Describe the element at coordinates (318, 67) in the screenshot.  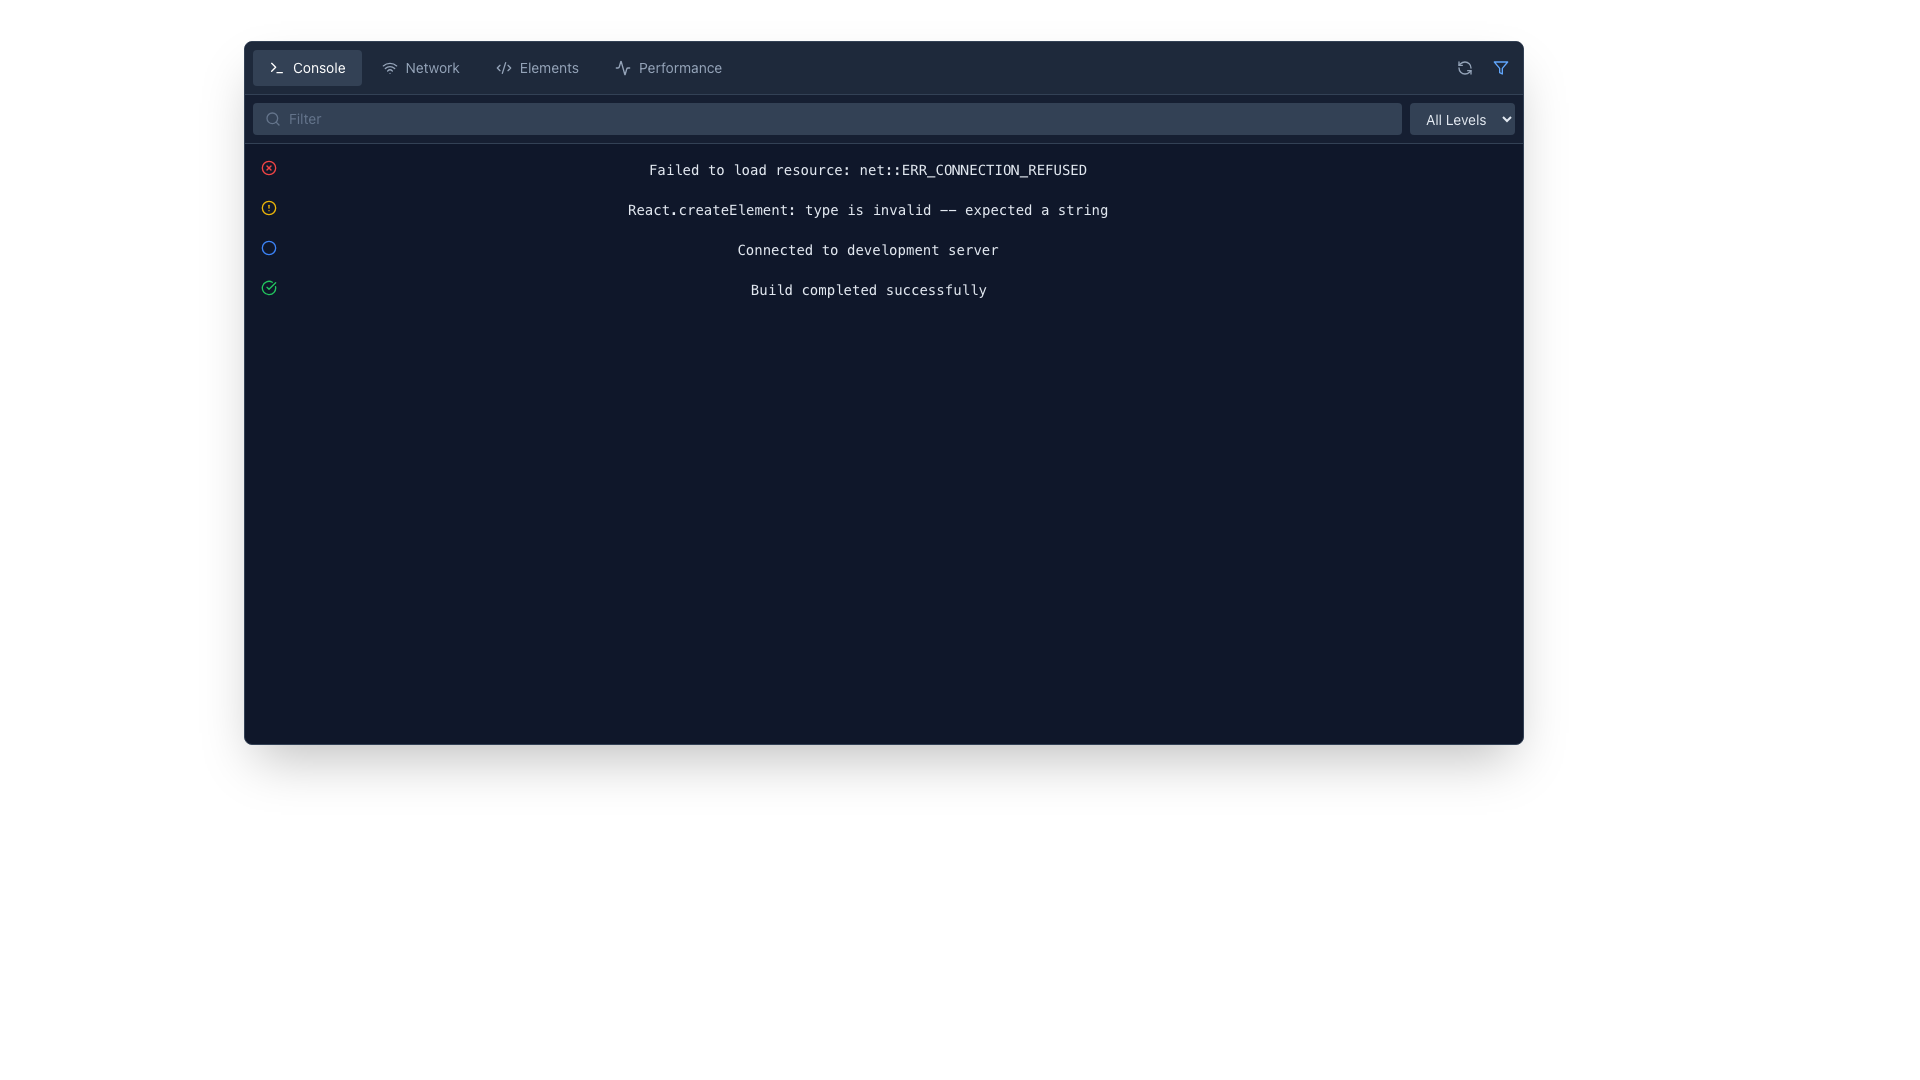
I see `the 'Console' label text, which is a white sans-serif font located at the left end of the top navigation bar` at that location.